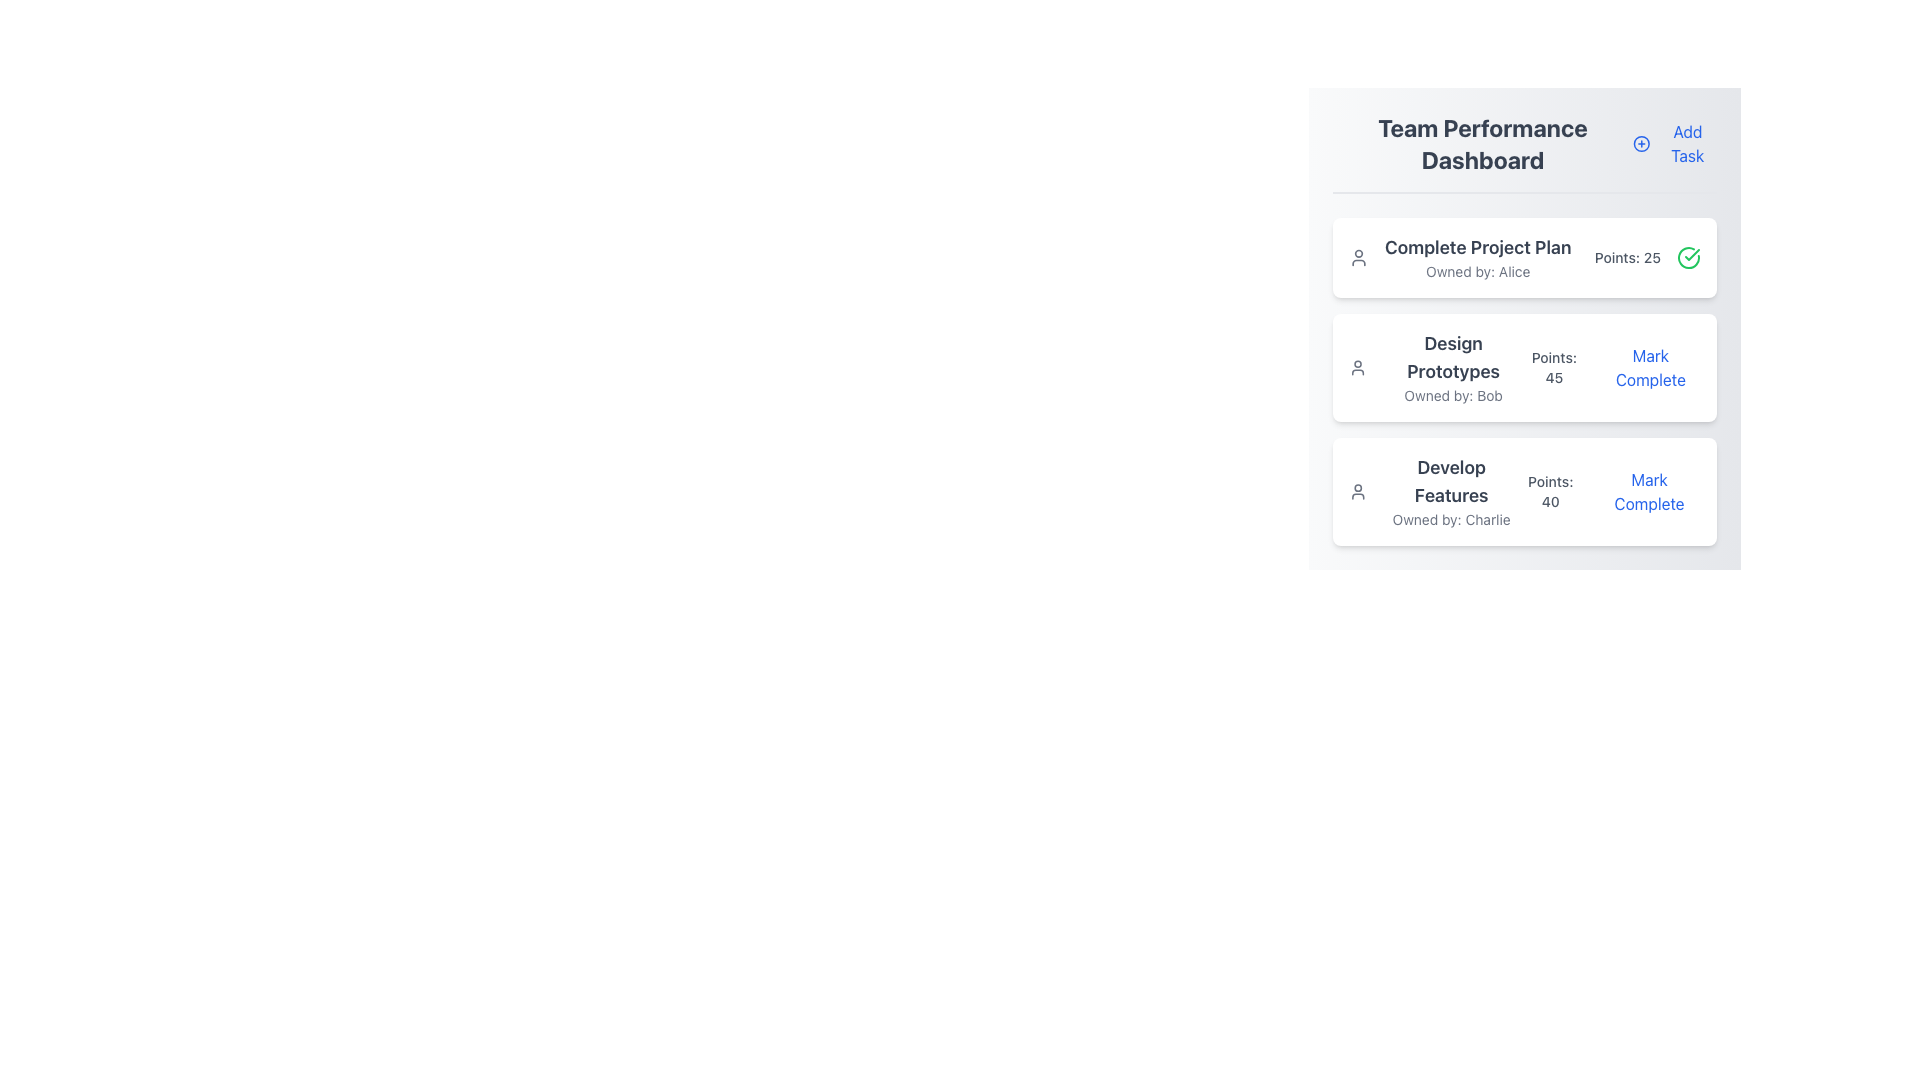  What do you see at coordinates (1524, 257) in the screenshot?
I see `the topmost card in the 'Team Performance Dashboard' that displays the task 'Complete Project Plan', owned by Alice, with 25 associated points` at bounding box center [1524, 257].